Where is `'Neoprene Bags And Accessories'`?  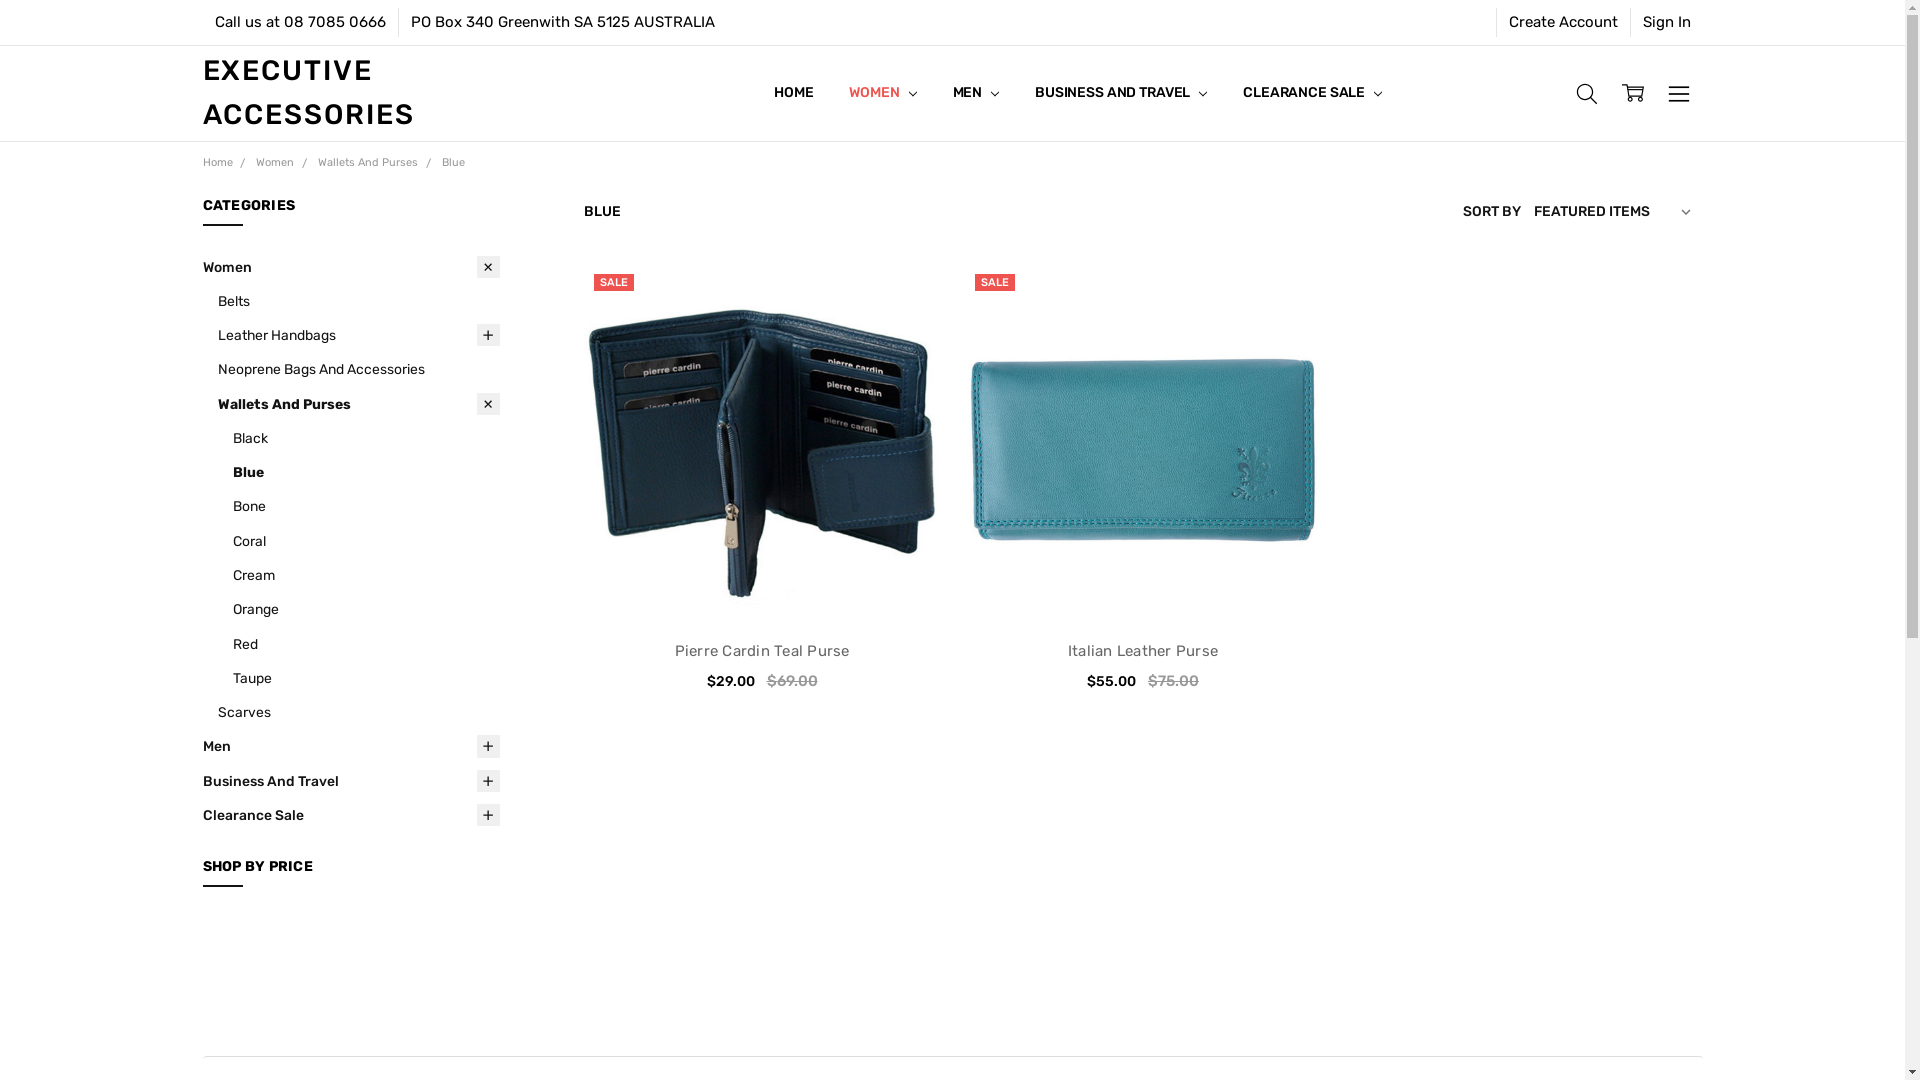
'Neoprene Bags And Accessories' is located at coordinates (359, 369).